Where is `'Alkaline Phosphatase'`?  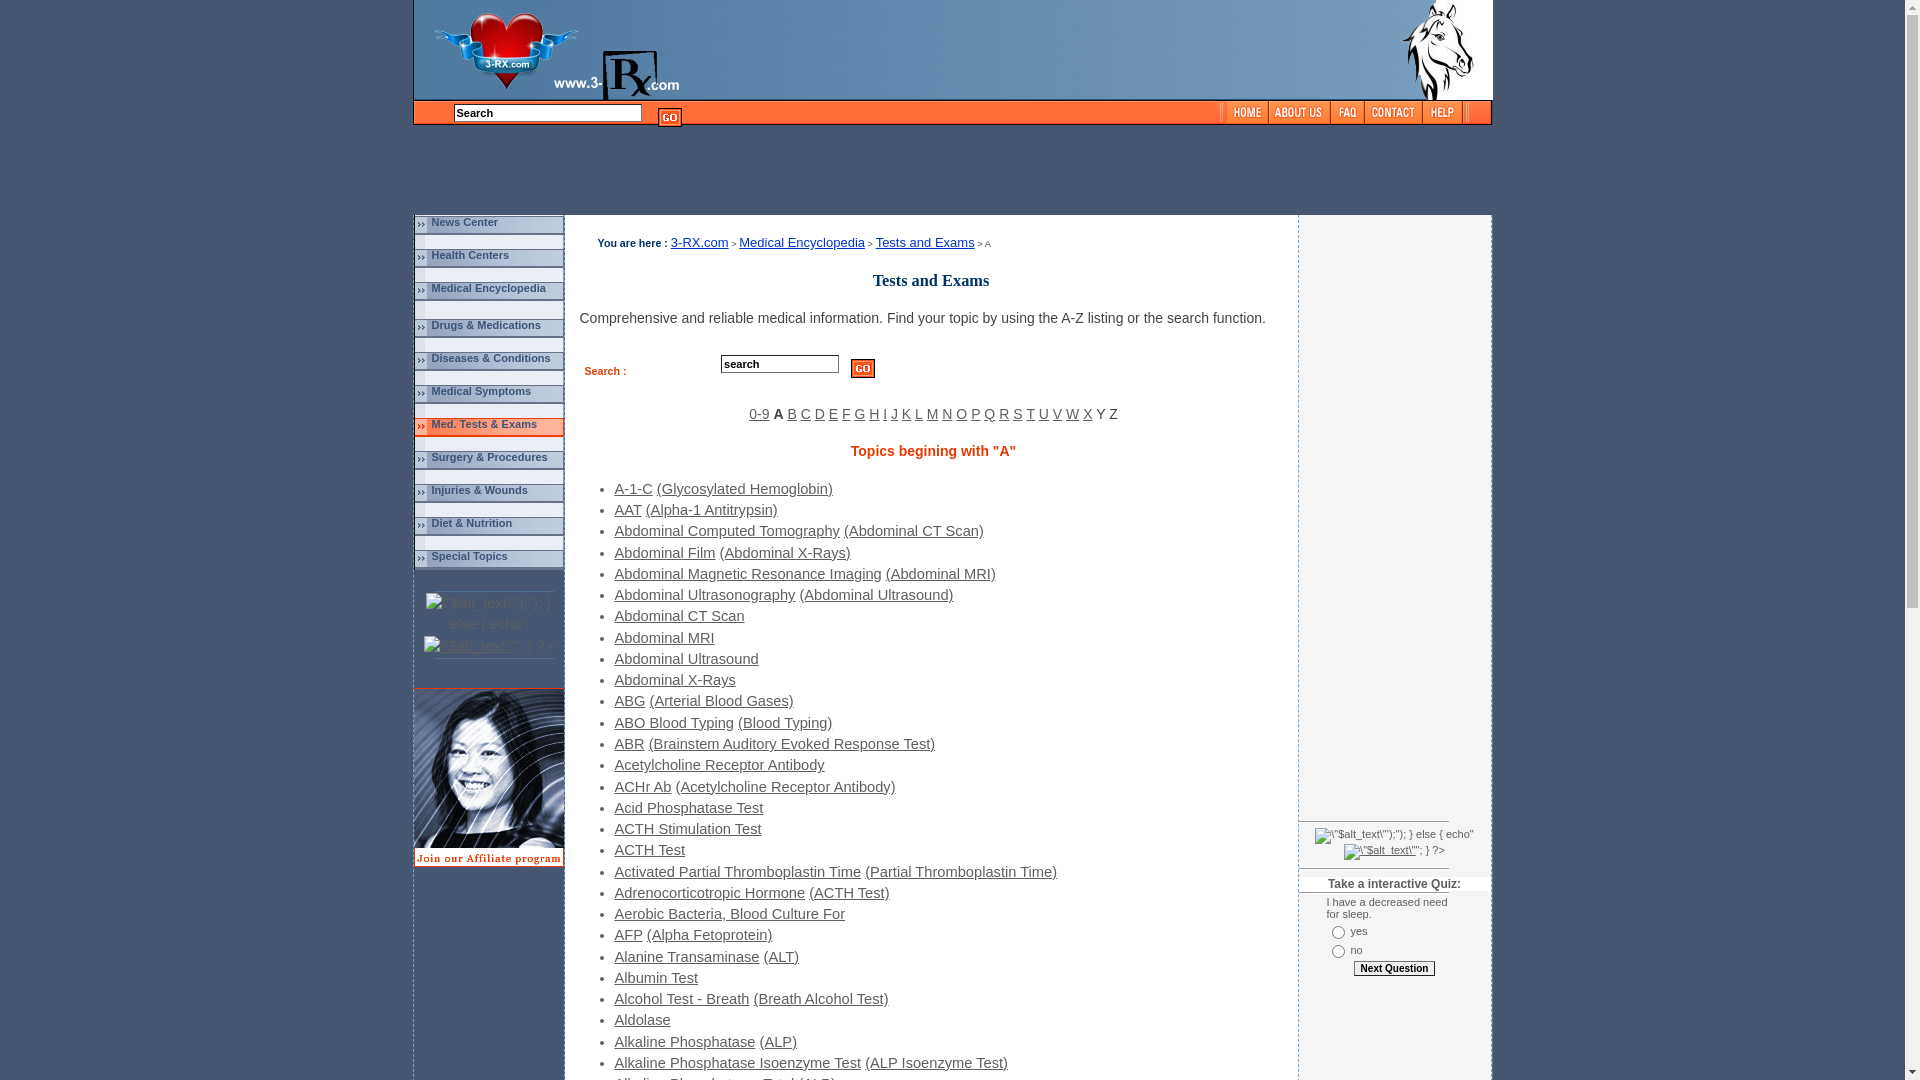 'Alkaline Phosphatase' is located at coordinates (613, 1040).